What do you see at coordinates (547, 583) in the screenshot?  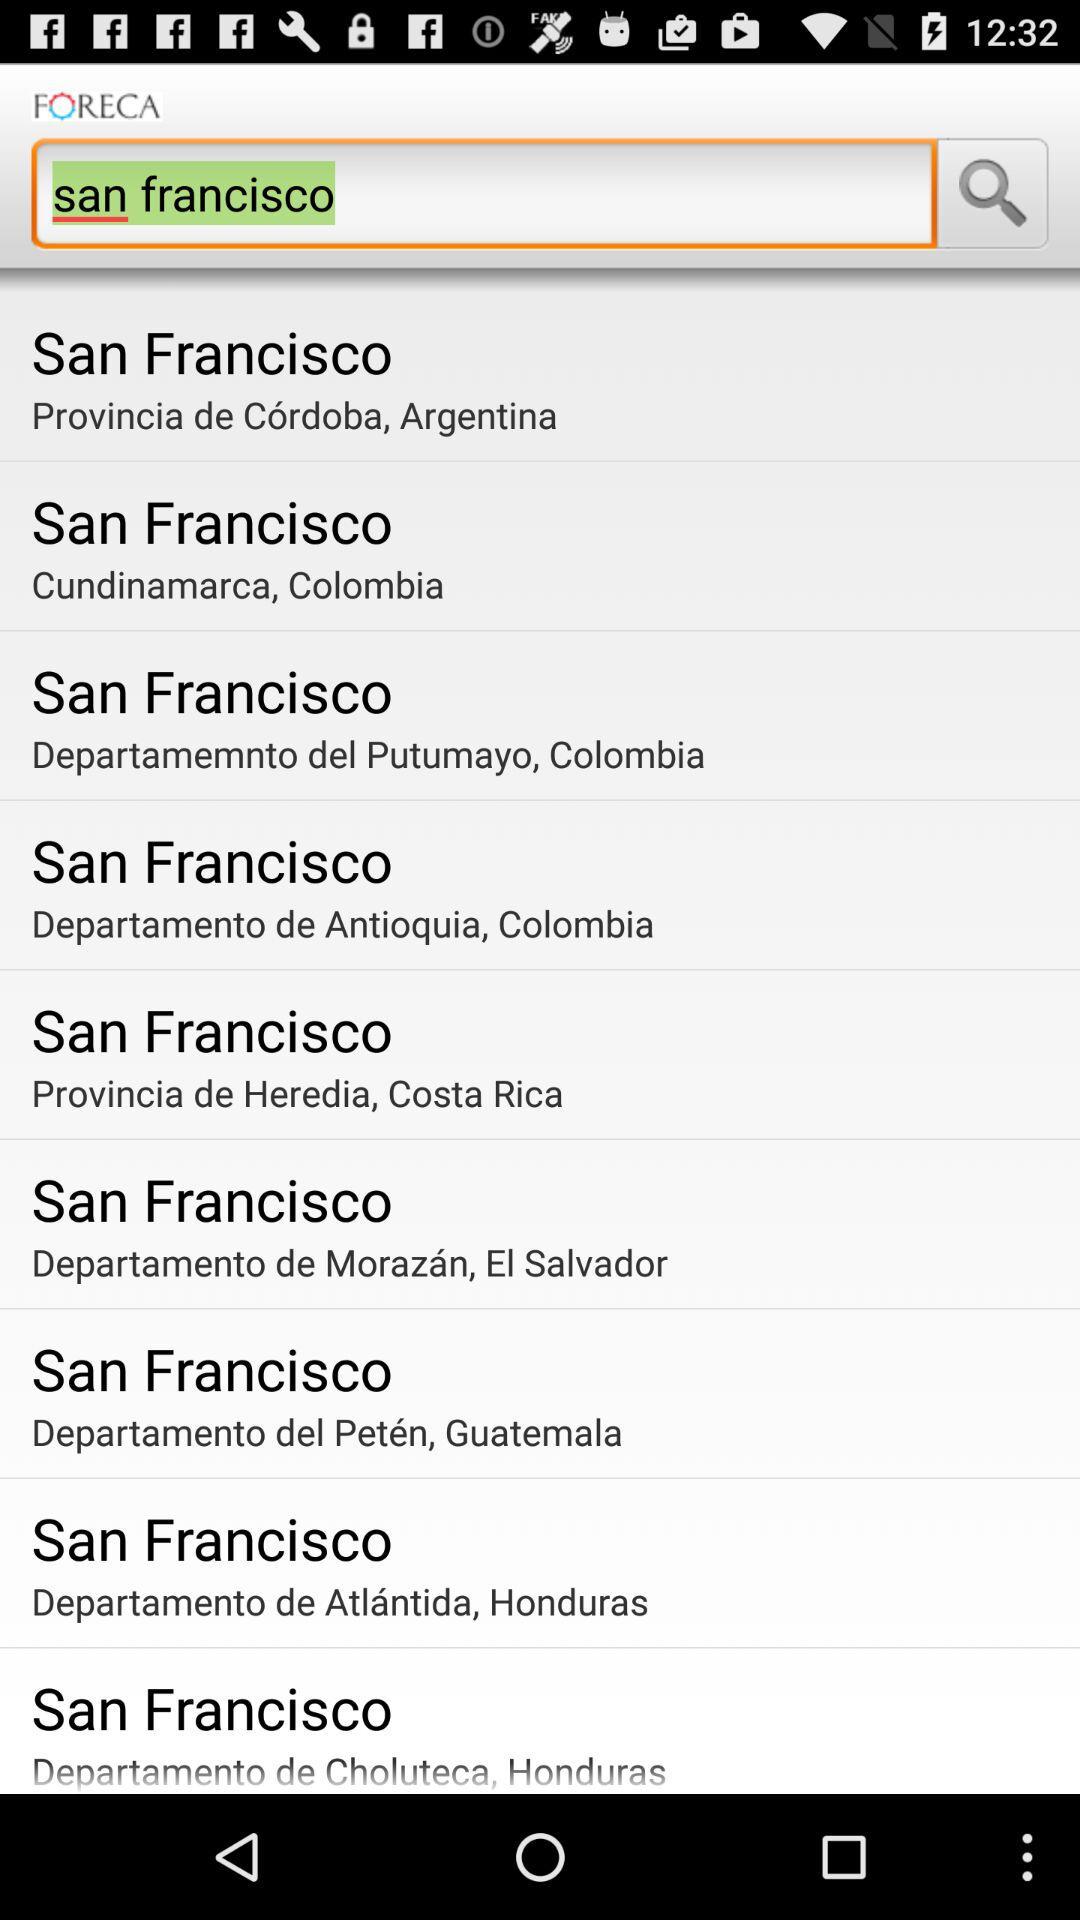 I see `the item below the san francisco app` at bounding box center [547, 583].